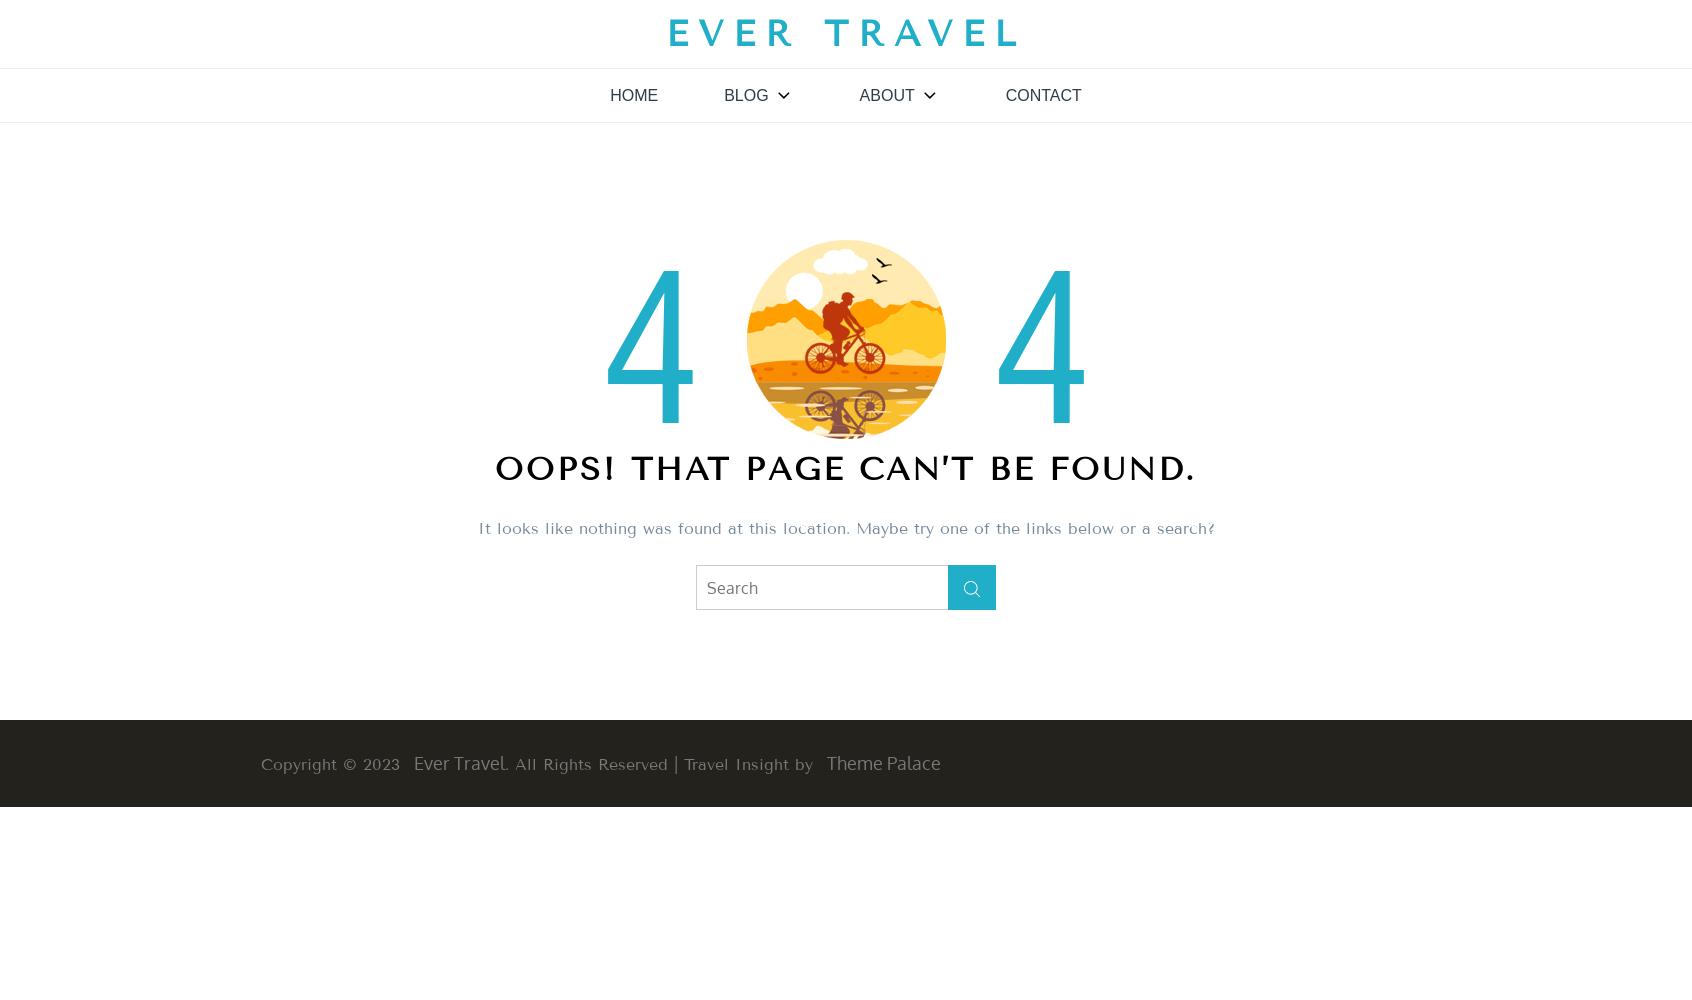 The height and width of the screenshot is (1000, 1692). I want to click on 'About', so click(885, 94).